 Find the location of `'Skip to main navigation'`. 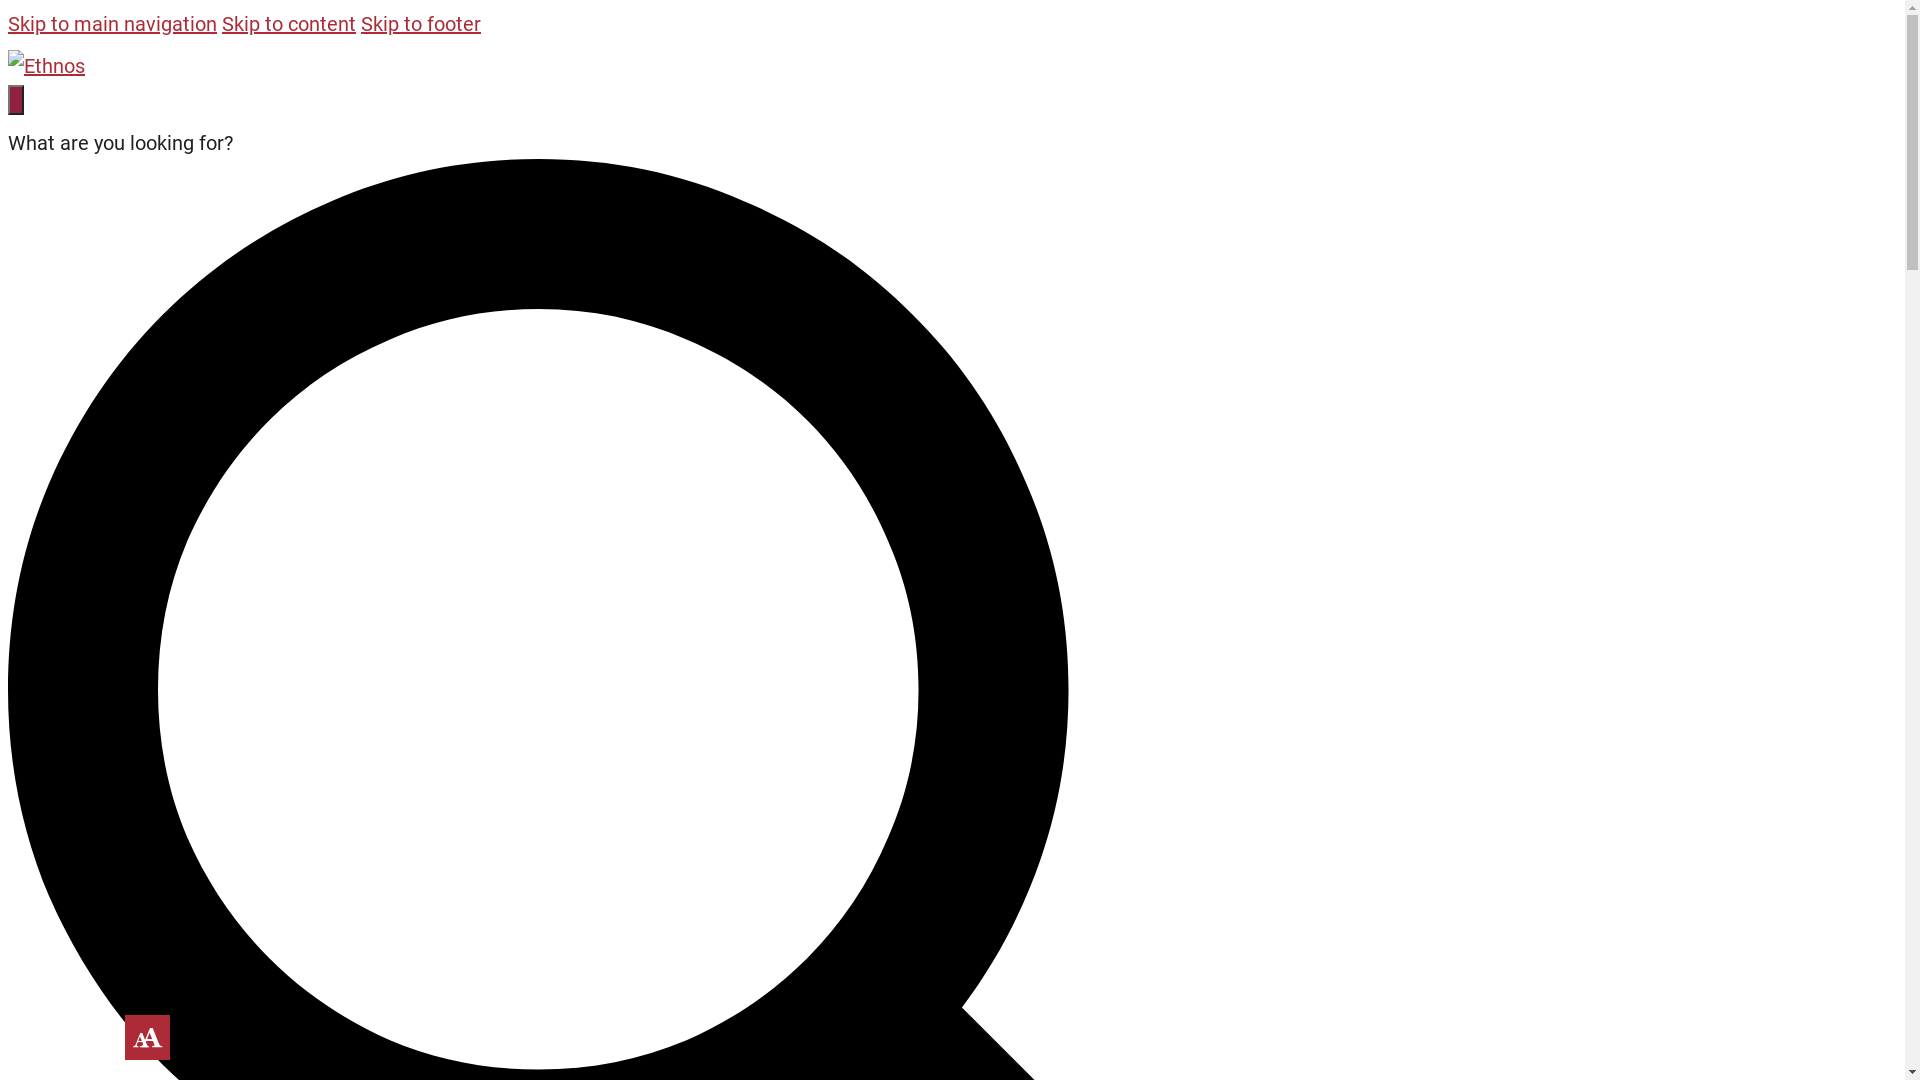

'Skip to main navigation' is located at coordinates (8, 23).